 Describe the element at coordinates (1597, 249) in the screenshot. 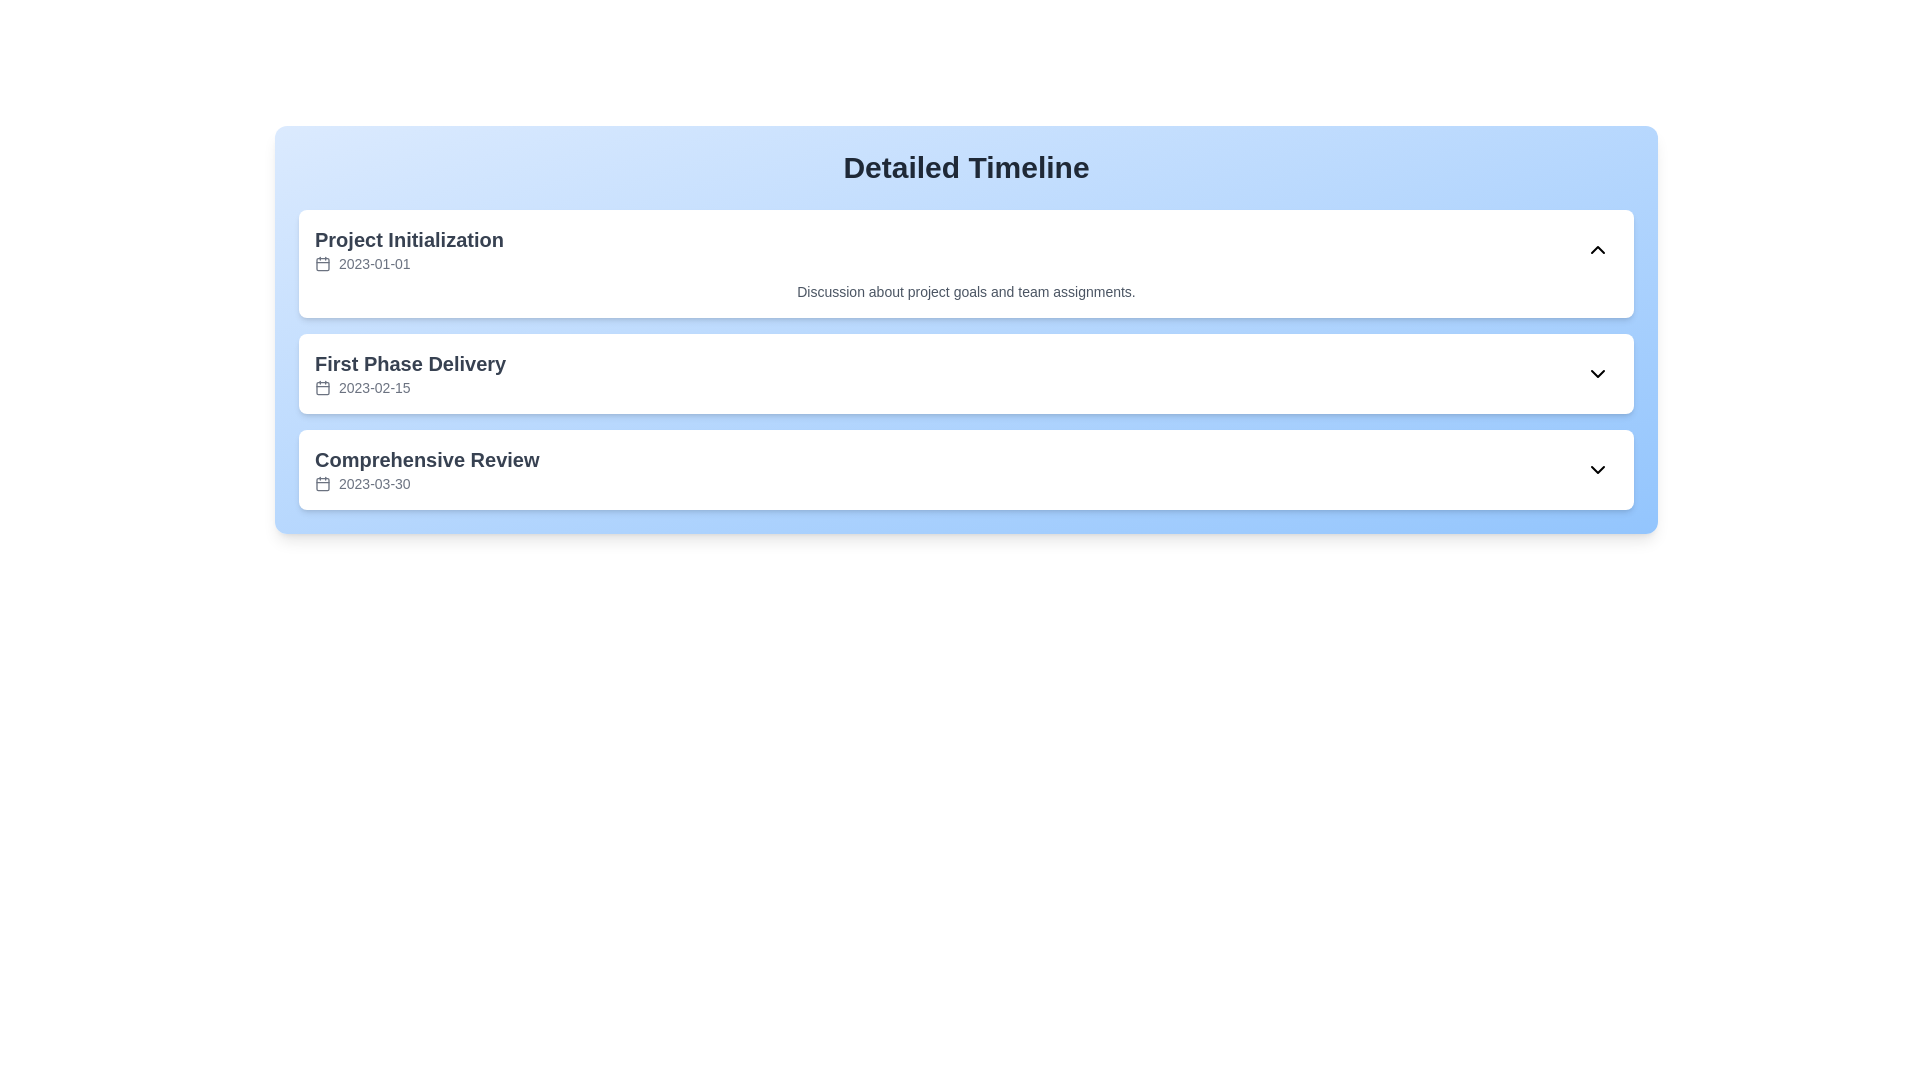

I see `the upward chevron button located at the far-right side of the 'Project Initialization' row` at that location.